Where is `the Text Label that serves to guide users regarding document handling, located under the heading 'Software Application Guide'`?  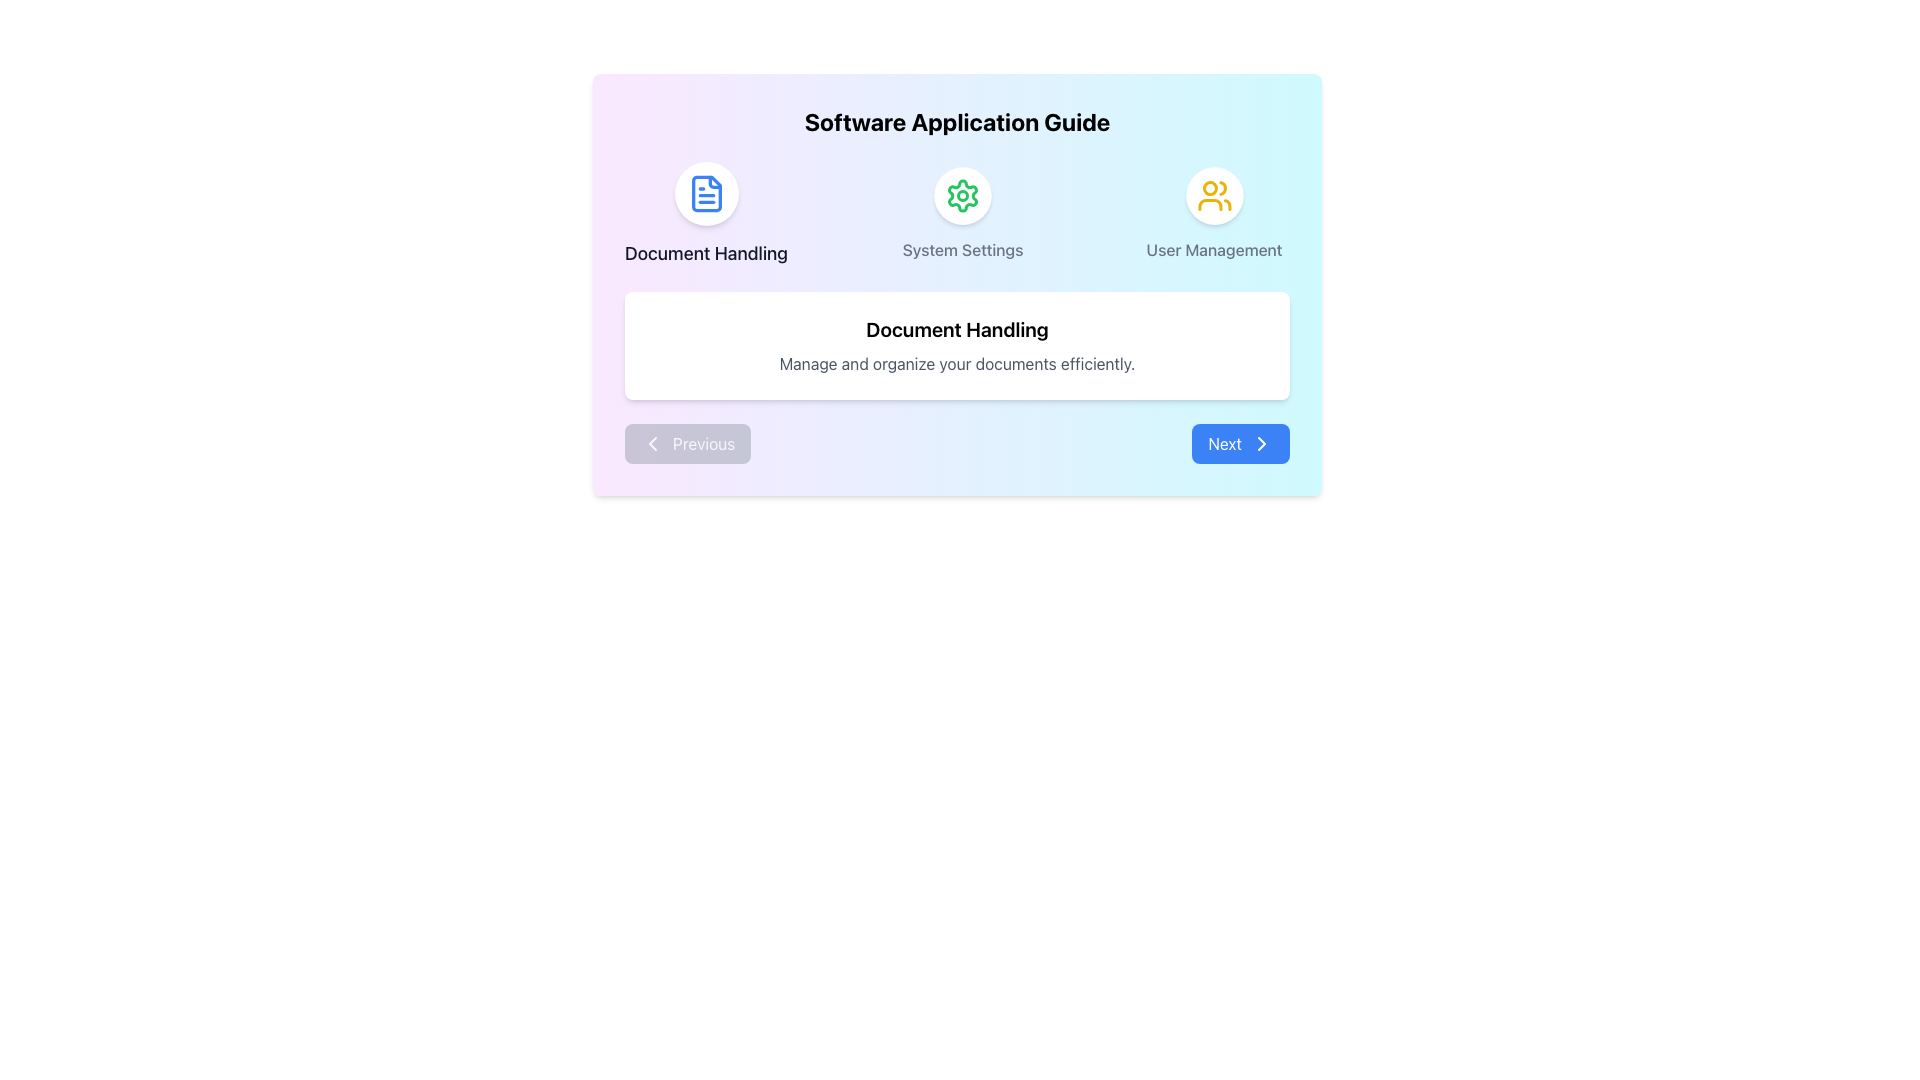 the Text Label that serves to guide users regarding document handling, located under the heading 'Software Application Guide' is located at coordinates (706, 253).